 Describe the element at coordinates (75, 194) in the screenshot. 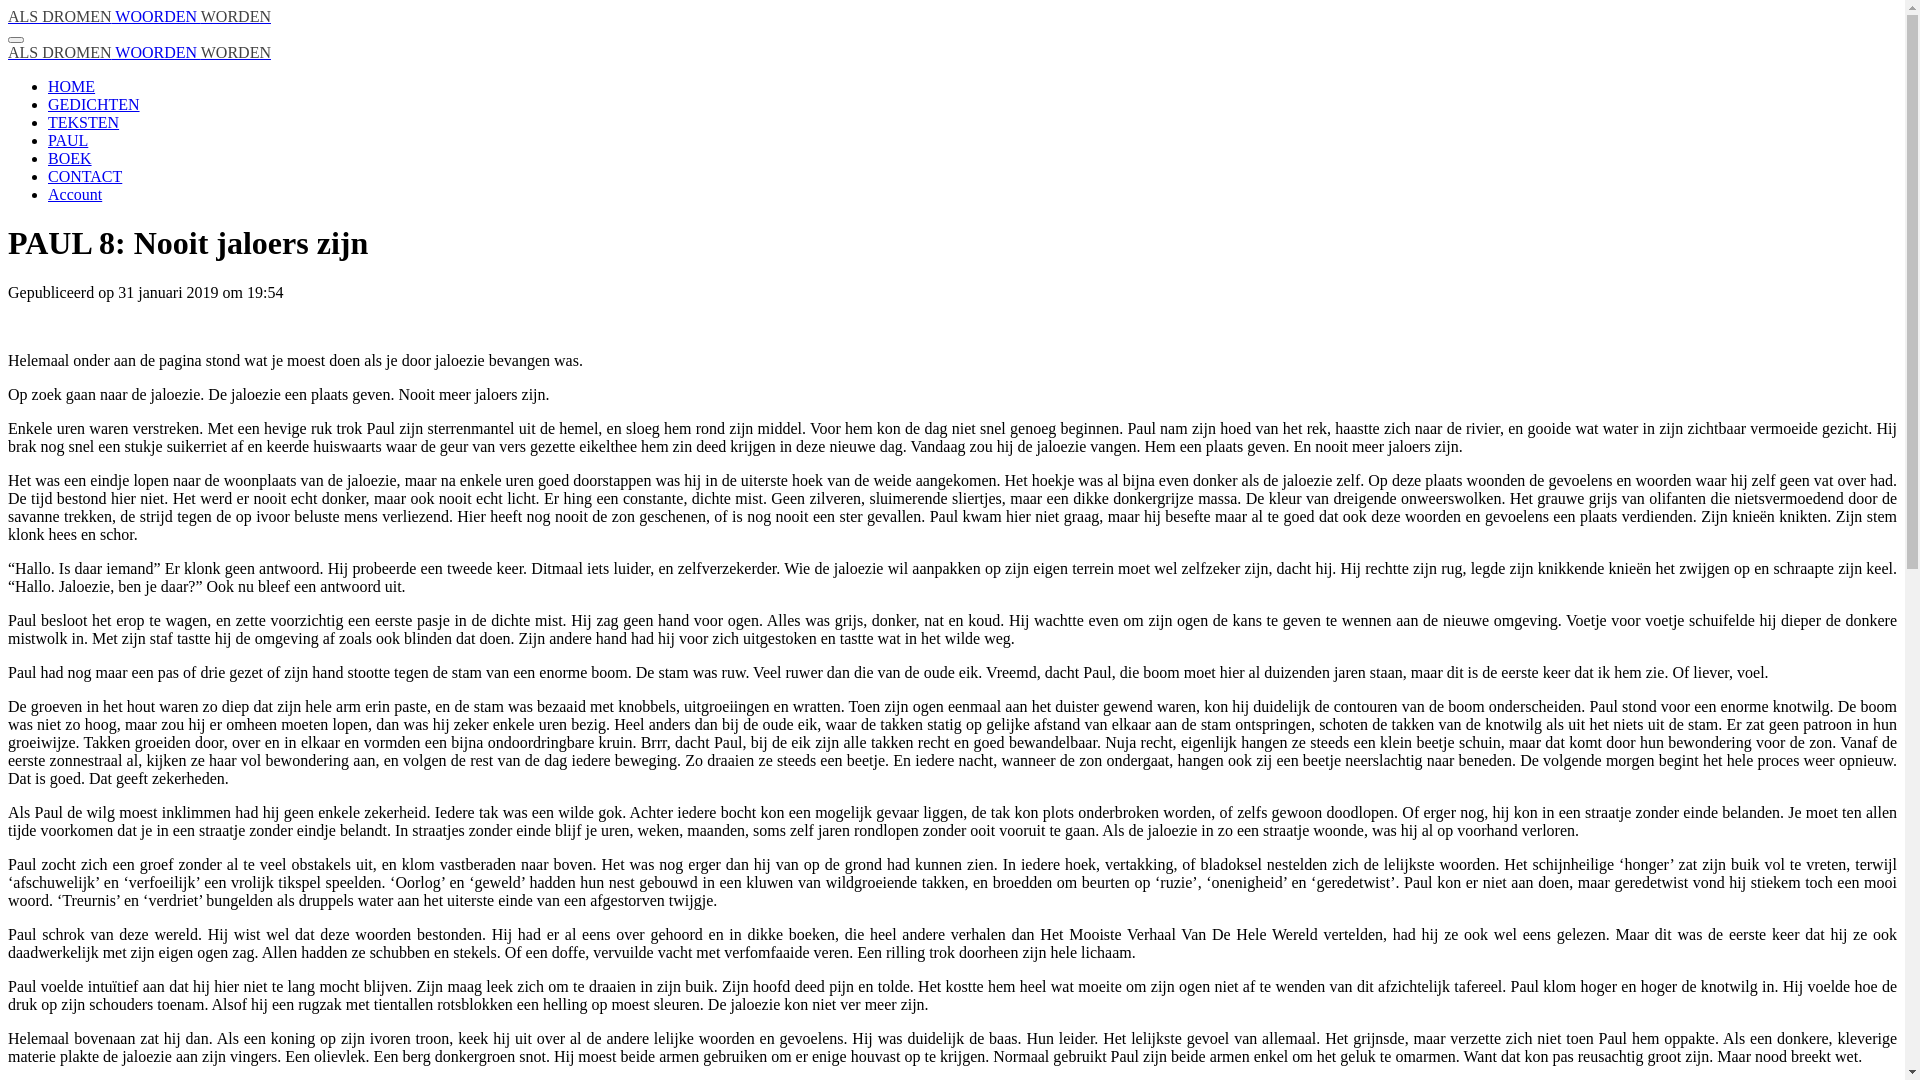

I see `'Account'` at that location.